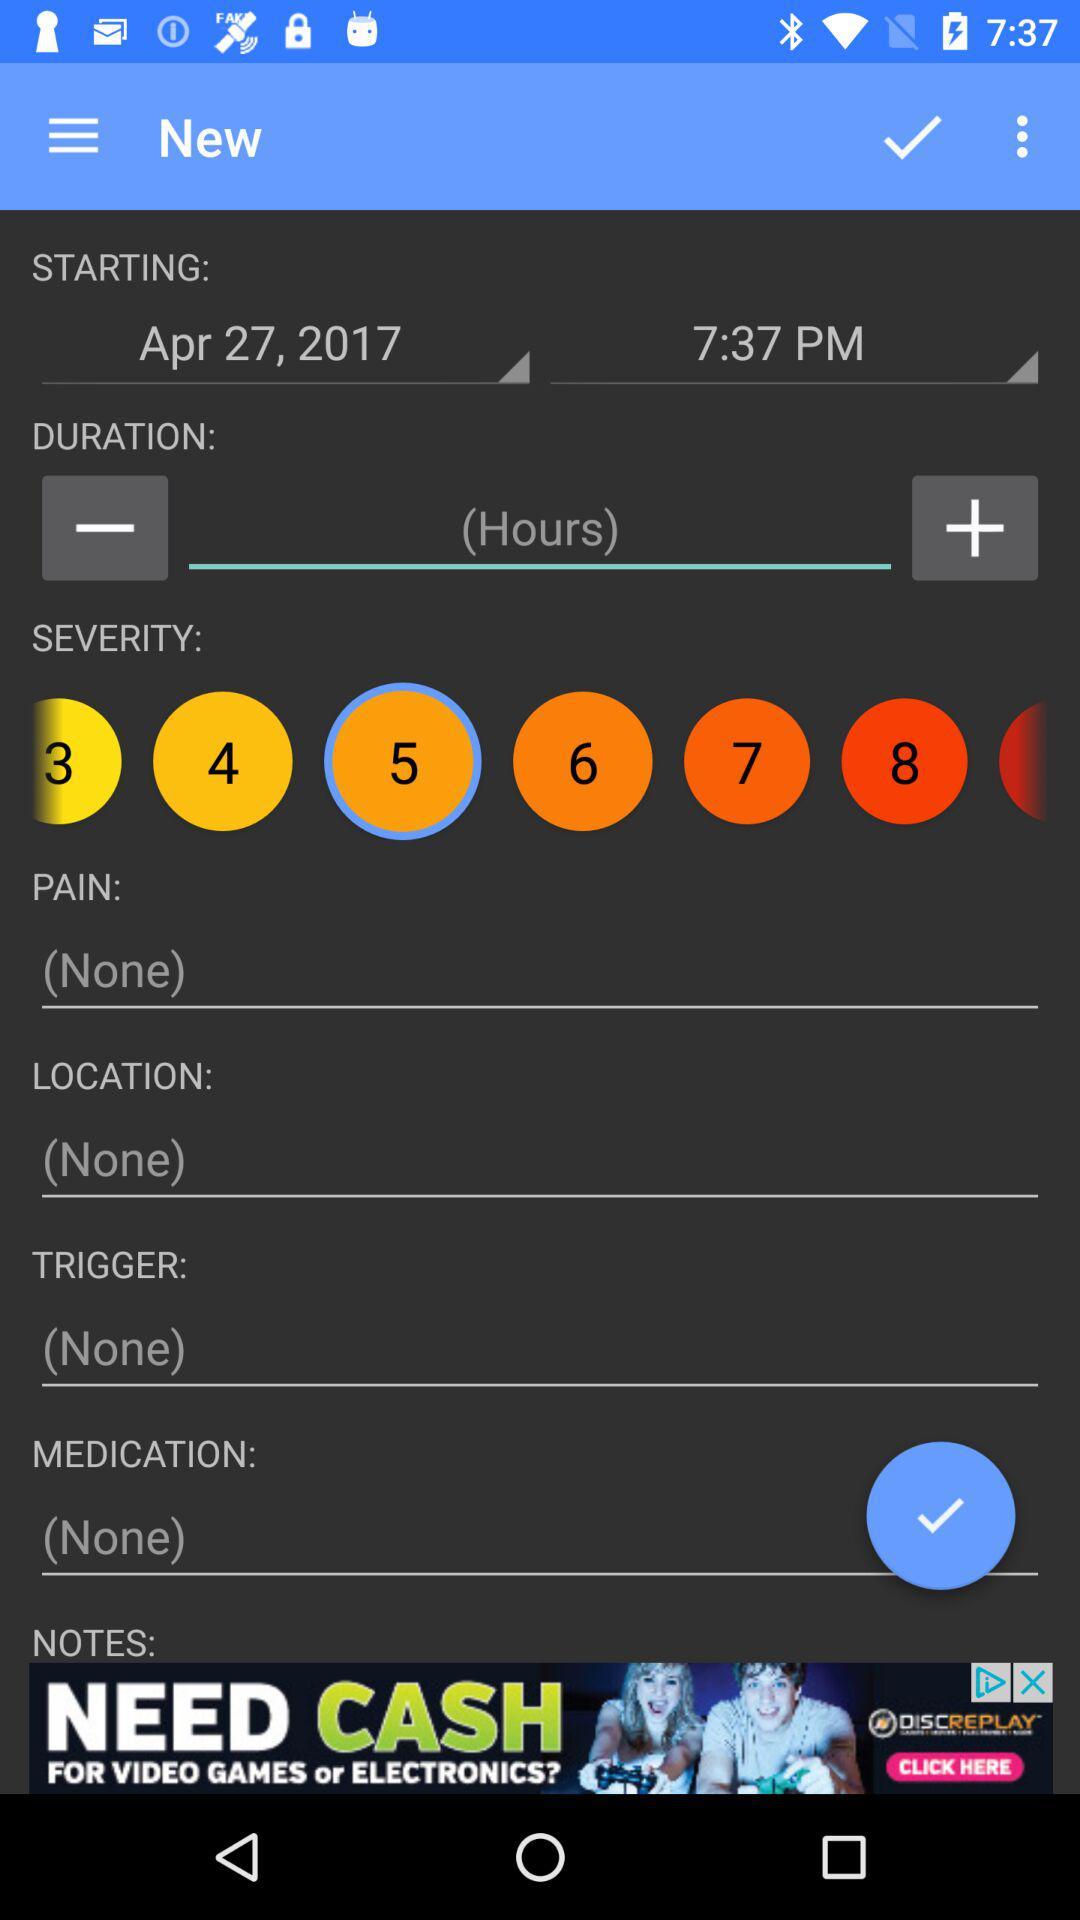  What do you see at coordinates (540, 1347) in the screenshot?
I see `headache trigger note box` at bounding box center [540, 1347].